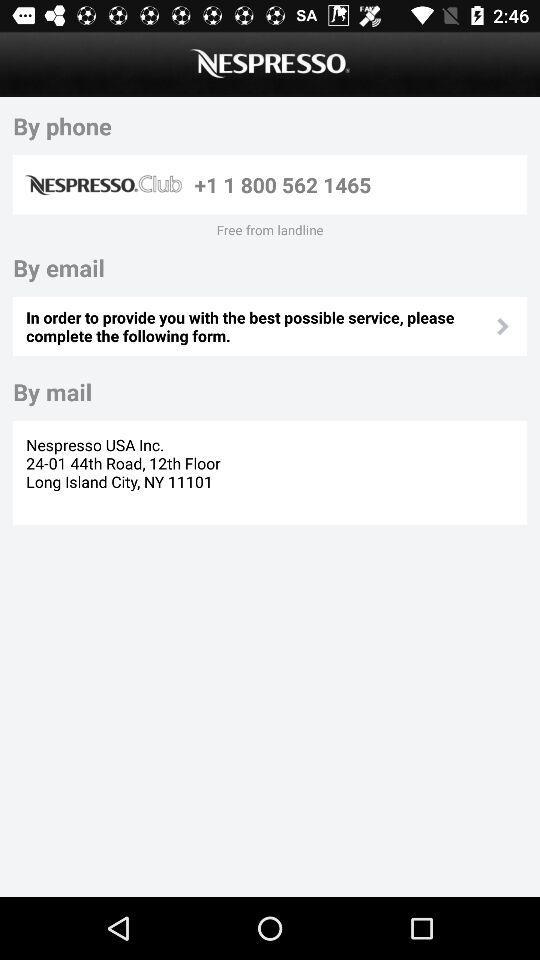  Describe the element at coordinates (125, 472) in the screenshot. I see `nespresso usa inc` at that location.